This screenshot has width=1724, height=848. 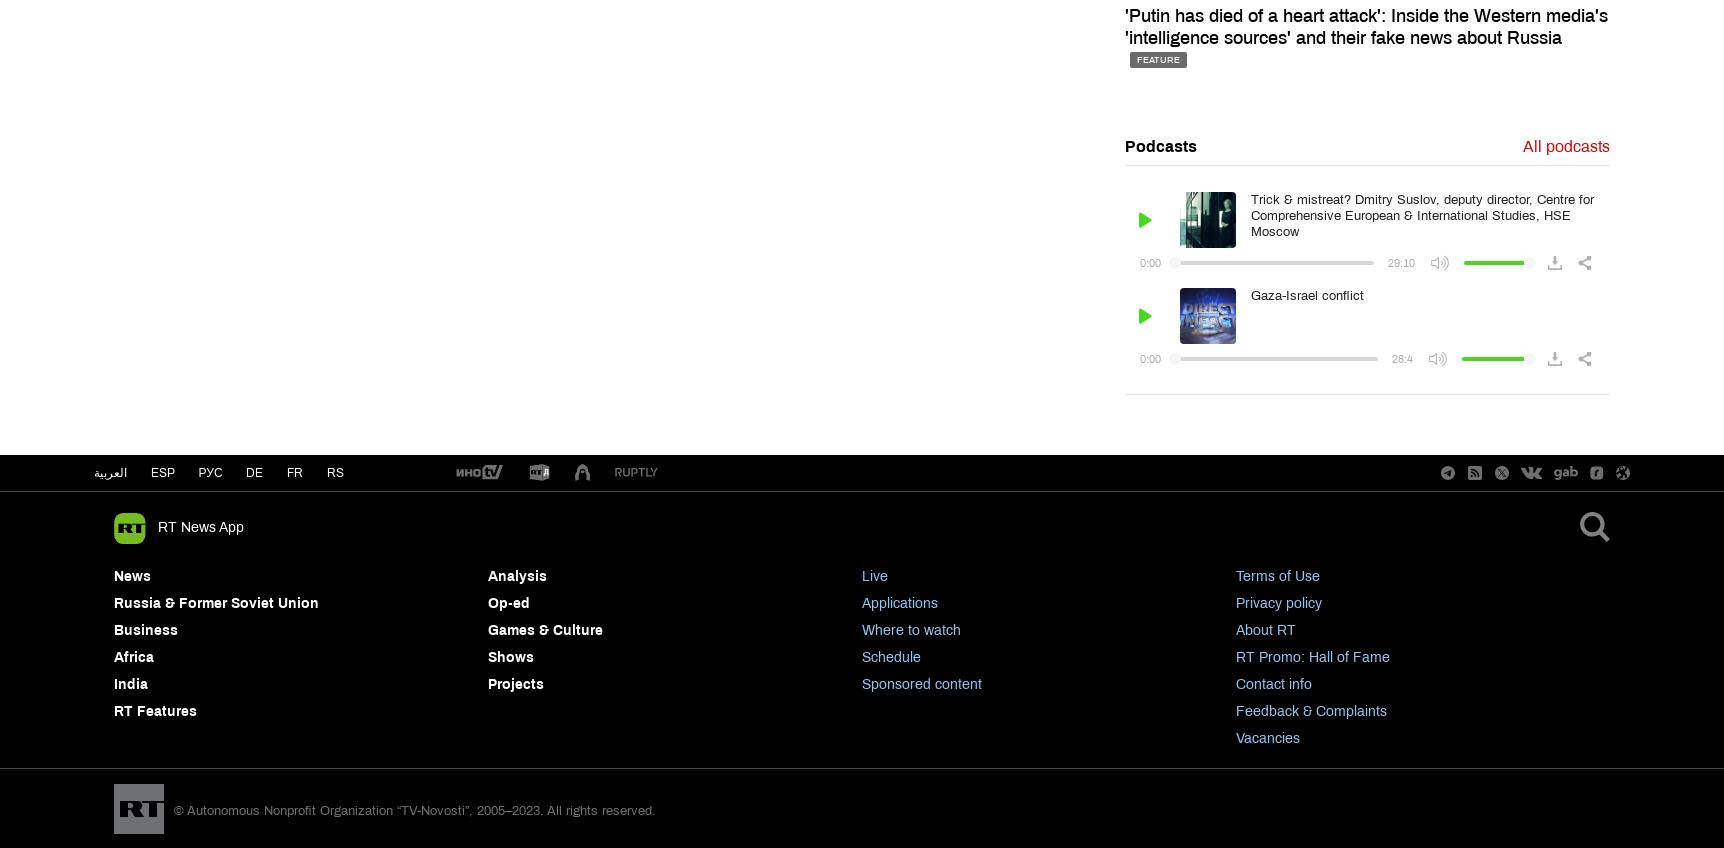 What do you see at coordinates (201, 527) in the screenshot?
I see `'RT News App'` at bounding box center [201, 527].